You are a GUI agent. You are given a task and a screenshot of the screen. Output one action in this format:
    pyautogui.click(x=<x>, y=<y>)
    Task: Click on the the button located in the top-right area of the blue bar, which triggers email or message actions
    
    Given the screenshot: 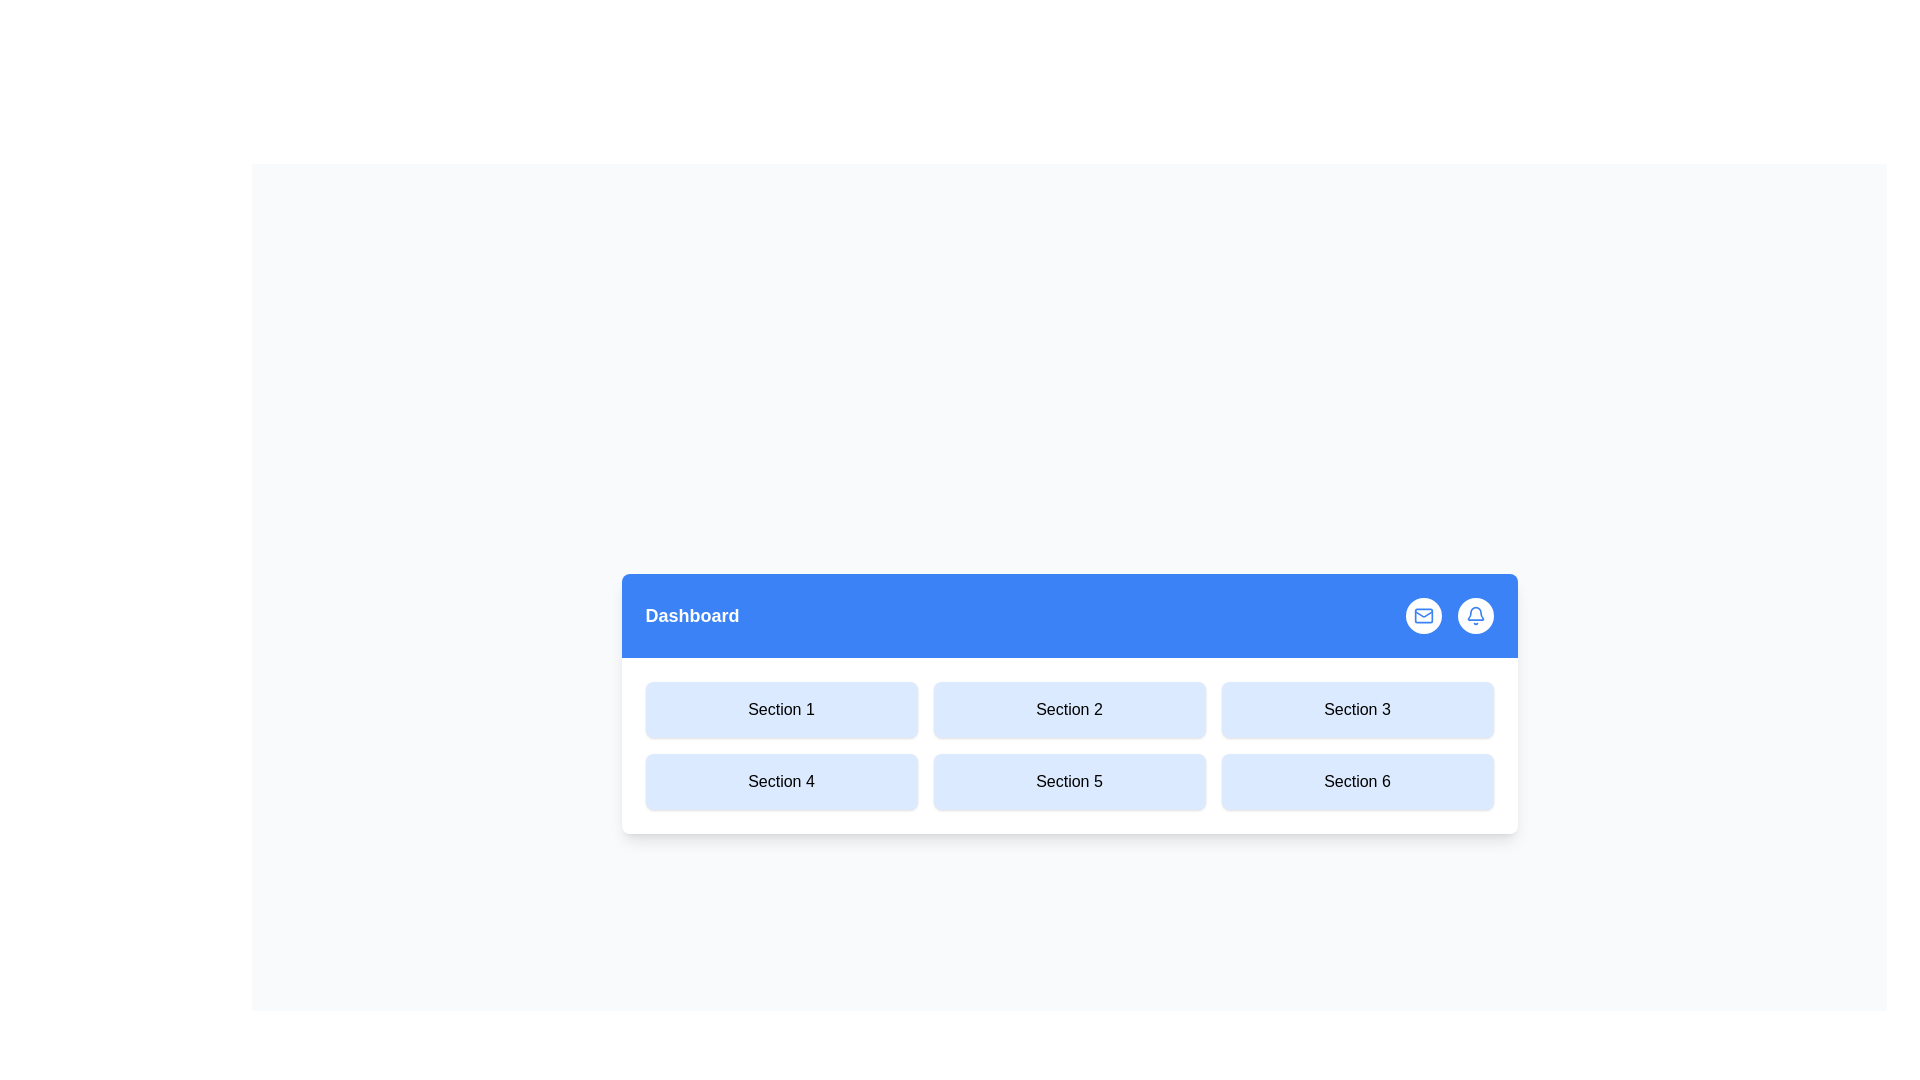 What is the action you would take?
    pyautogui.click(x=1422, y=615)
    